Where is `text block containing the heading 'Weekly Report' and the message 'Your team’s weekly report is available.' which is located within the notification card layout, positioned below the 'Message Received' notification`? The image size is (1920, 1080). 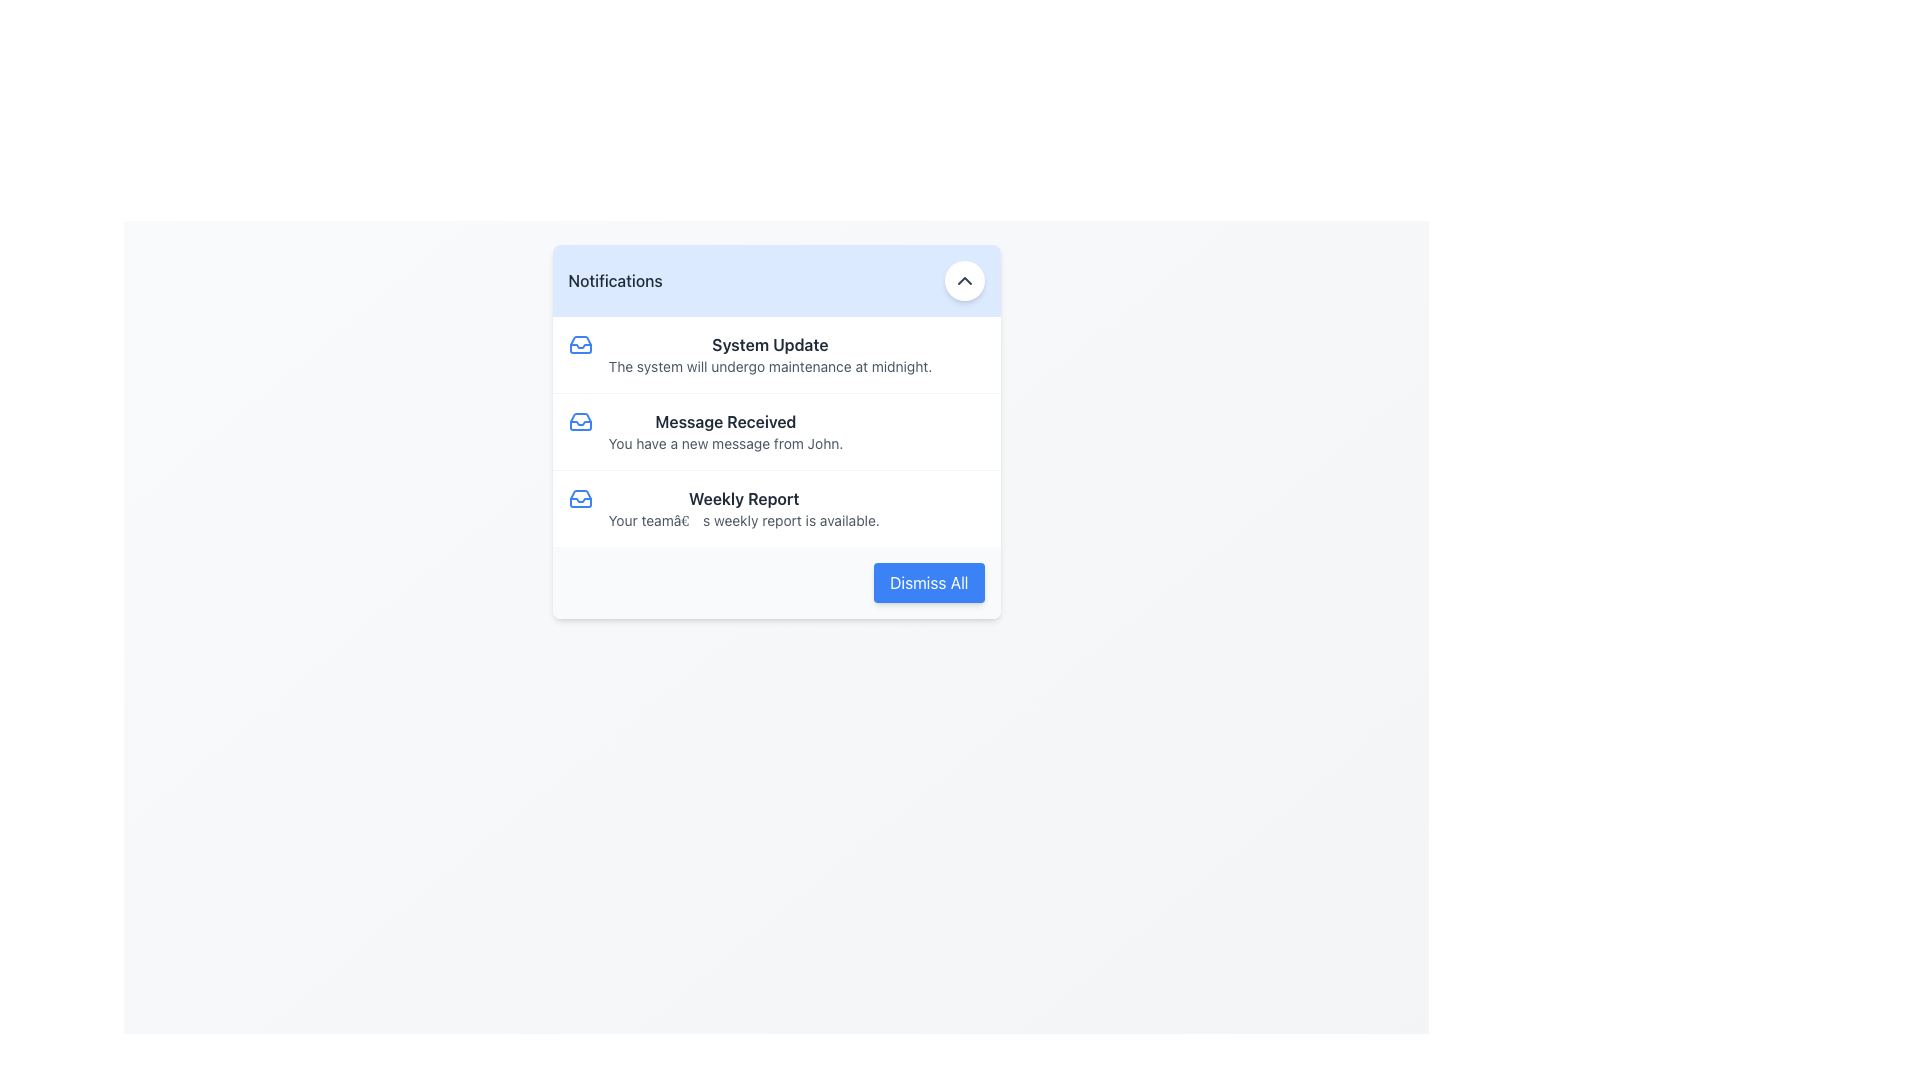 text block containing the heading 'Weekly Report' and the message 'Your team’s weekly report is available.' which is located within the notification card layout, positioned below the 'Message Received' notification is located at coordinates (743, 508).